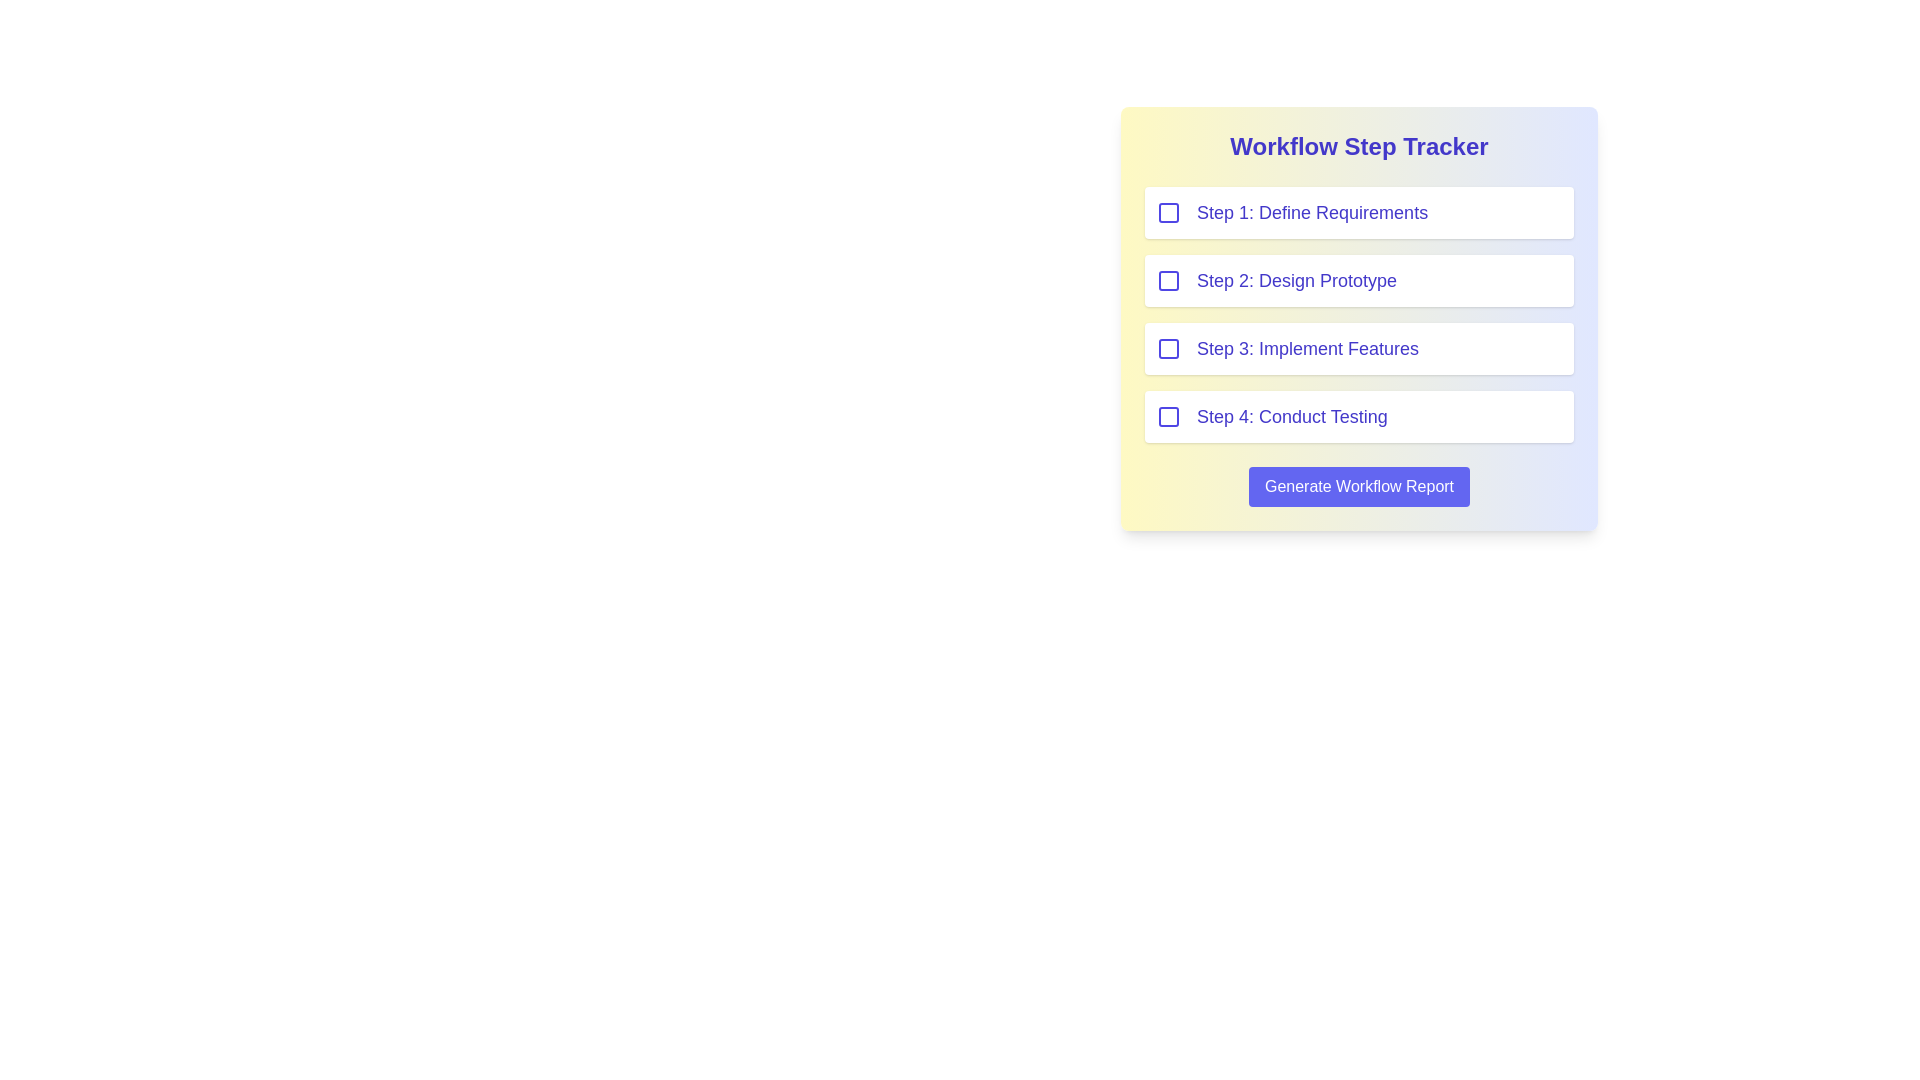 This screenshot has width=1920, height=1080. Describe the element at coordinates (1169, 415) in the screenshot. I see `the checkbox associated with the fourth step in the workflow tracker` at that location.